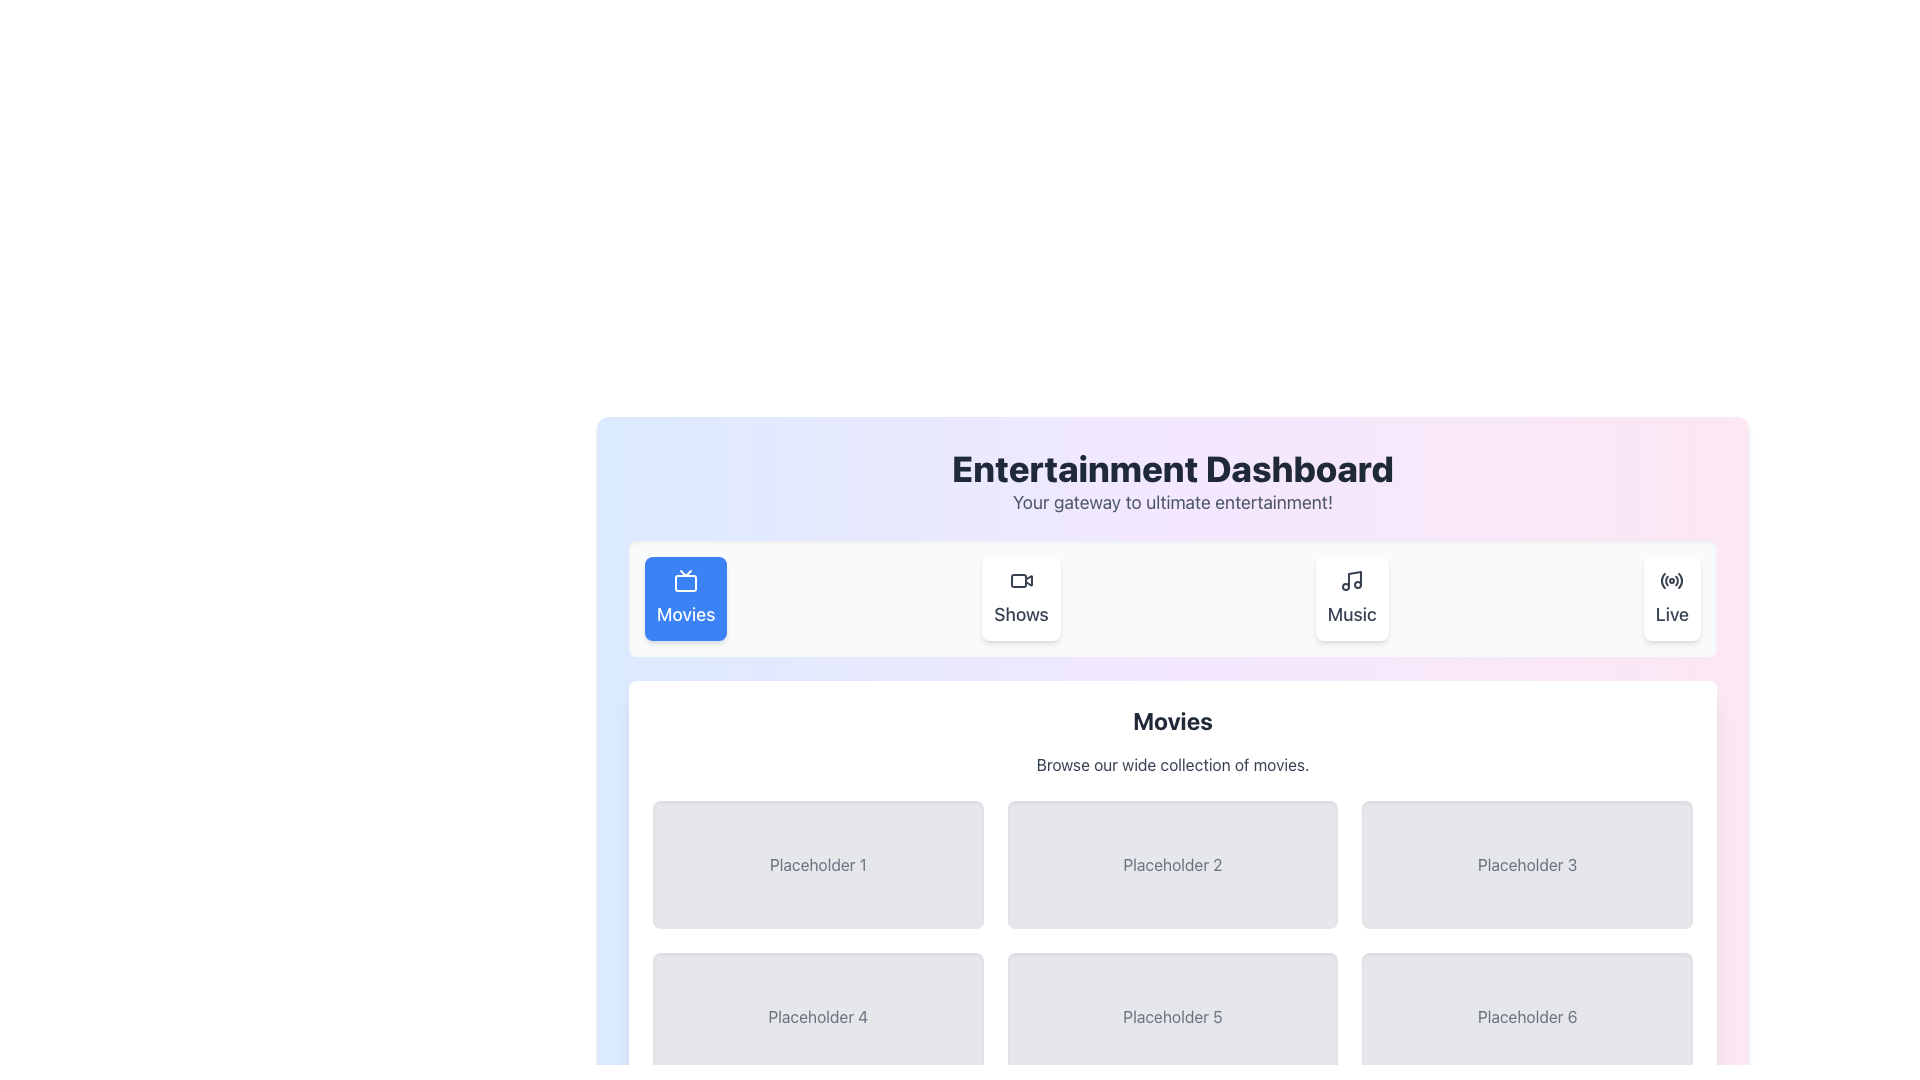  Describe the element at coordinates (1021, 581) in the screenshot. I see `the video symbol icon located on the 'Shows' card in the navigational menu, which features a triangular play icon and a small camera lens protrusion` at that location.